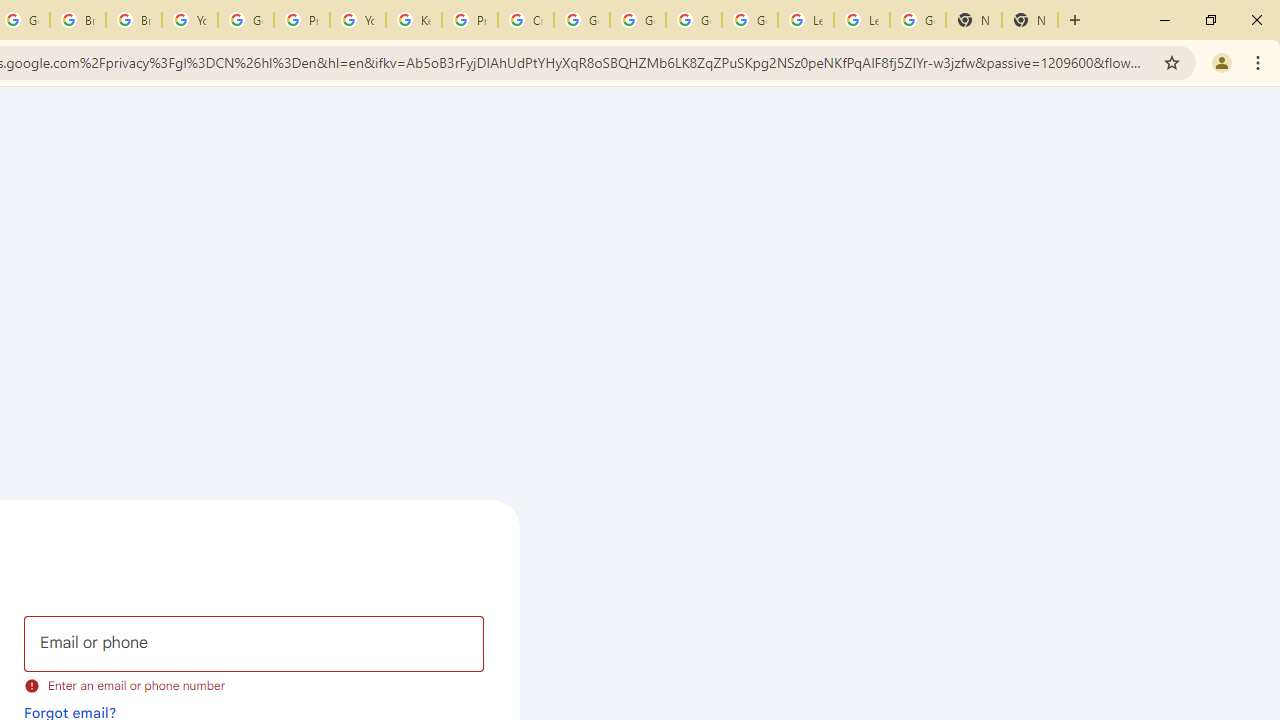 This screenshot has width=1280, height=720. I want to click on 'New Tab', so click(974, 20).